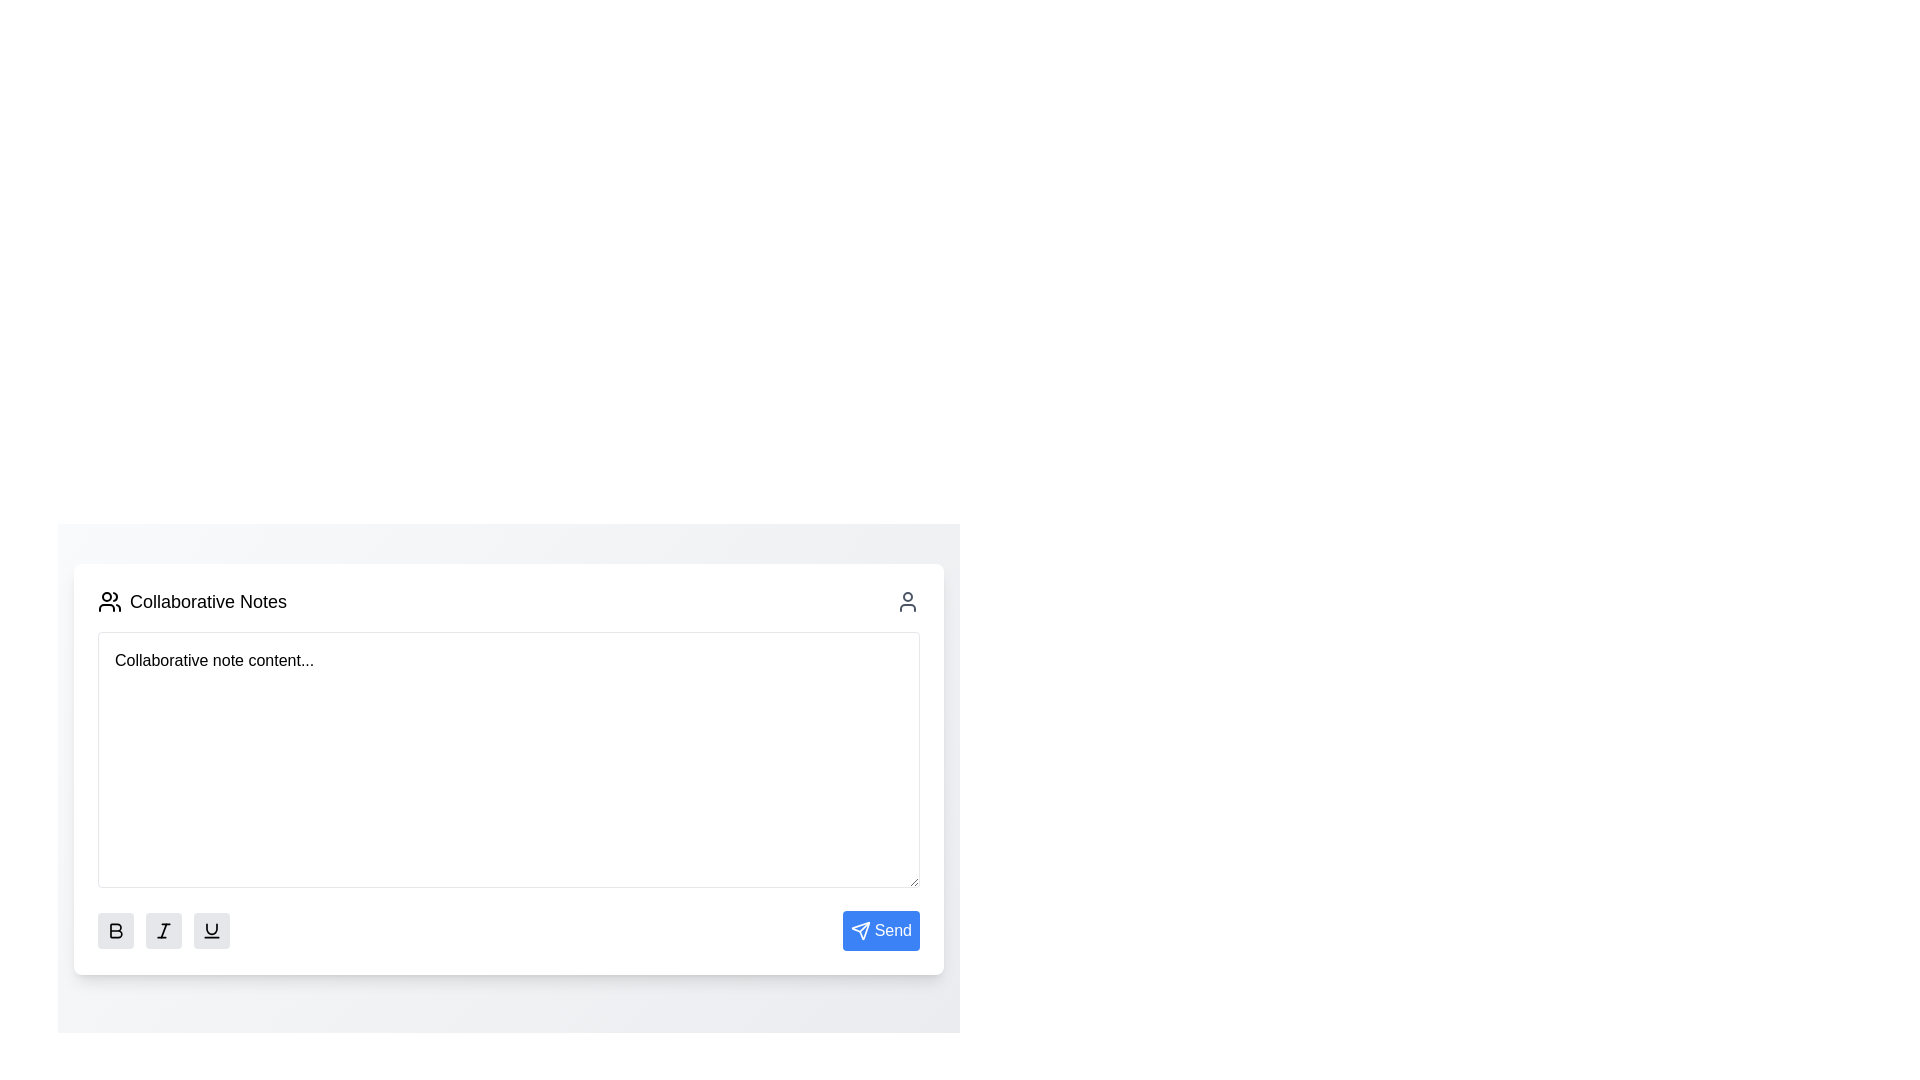 This screenshot has height=1080, width=1920. Describe the element at coordinates (114, 930) in the screenshot. I see `the leftmost button in the formatting toolbar` at that location.